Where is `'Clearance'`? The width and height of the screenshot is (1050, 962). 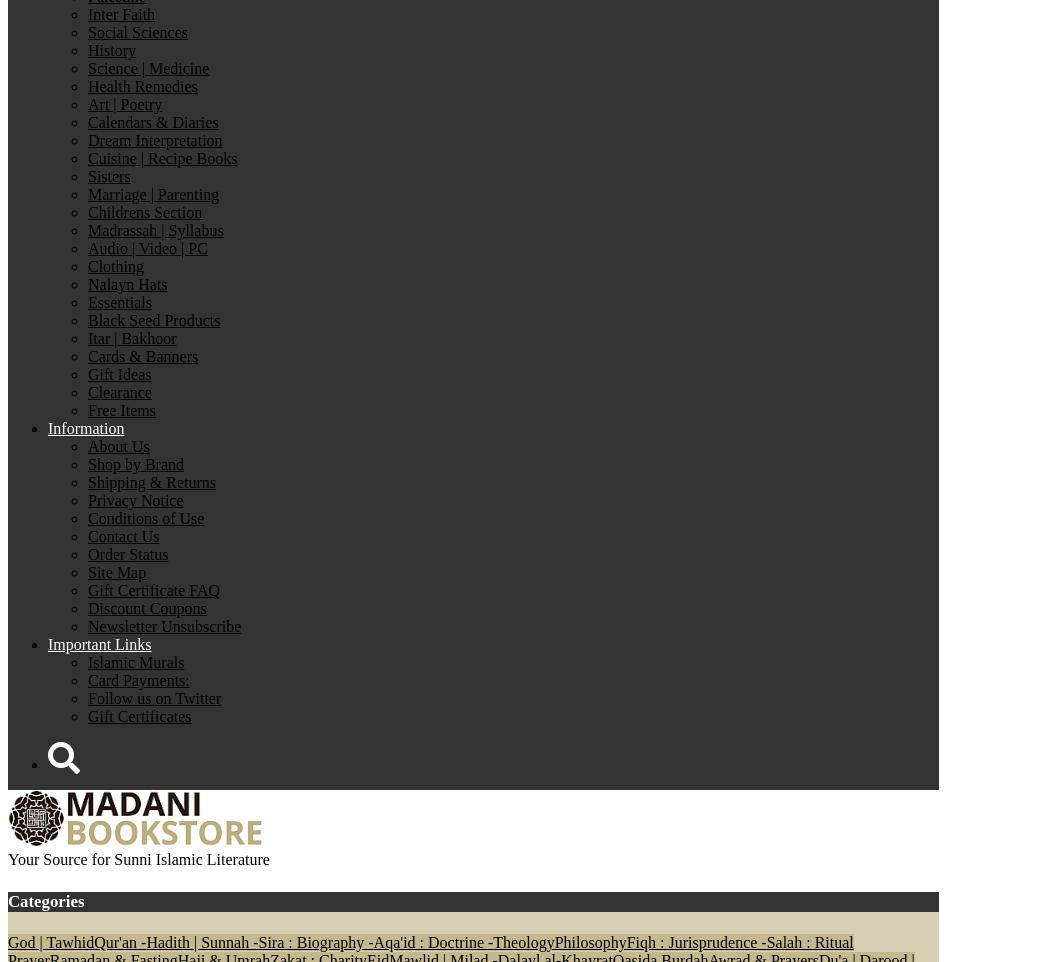
'Clearance' is located at coordinates (118, 391).